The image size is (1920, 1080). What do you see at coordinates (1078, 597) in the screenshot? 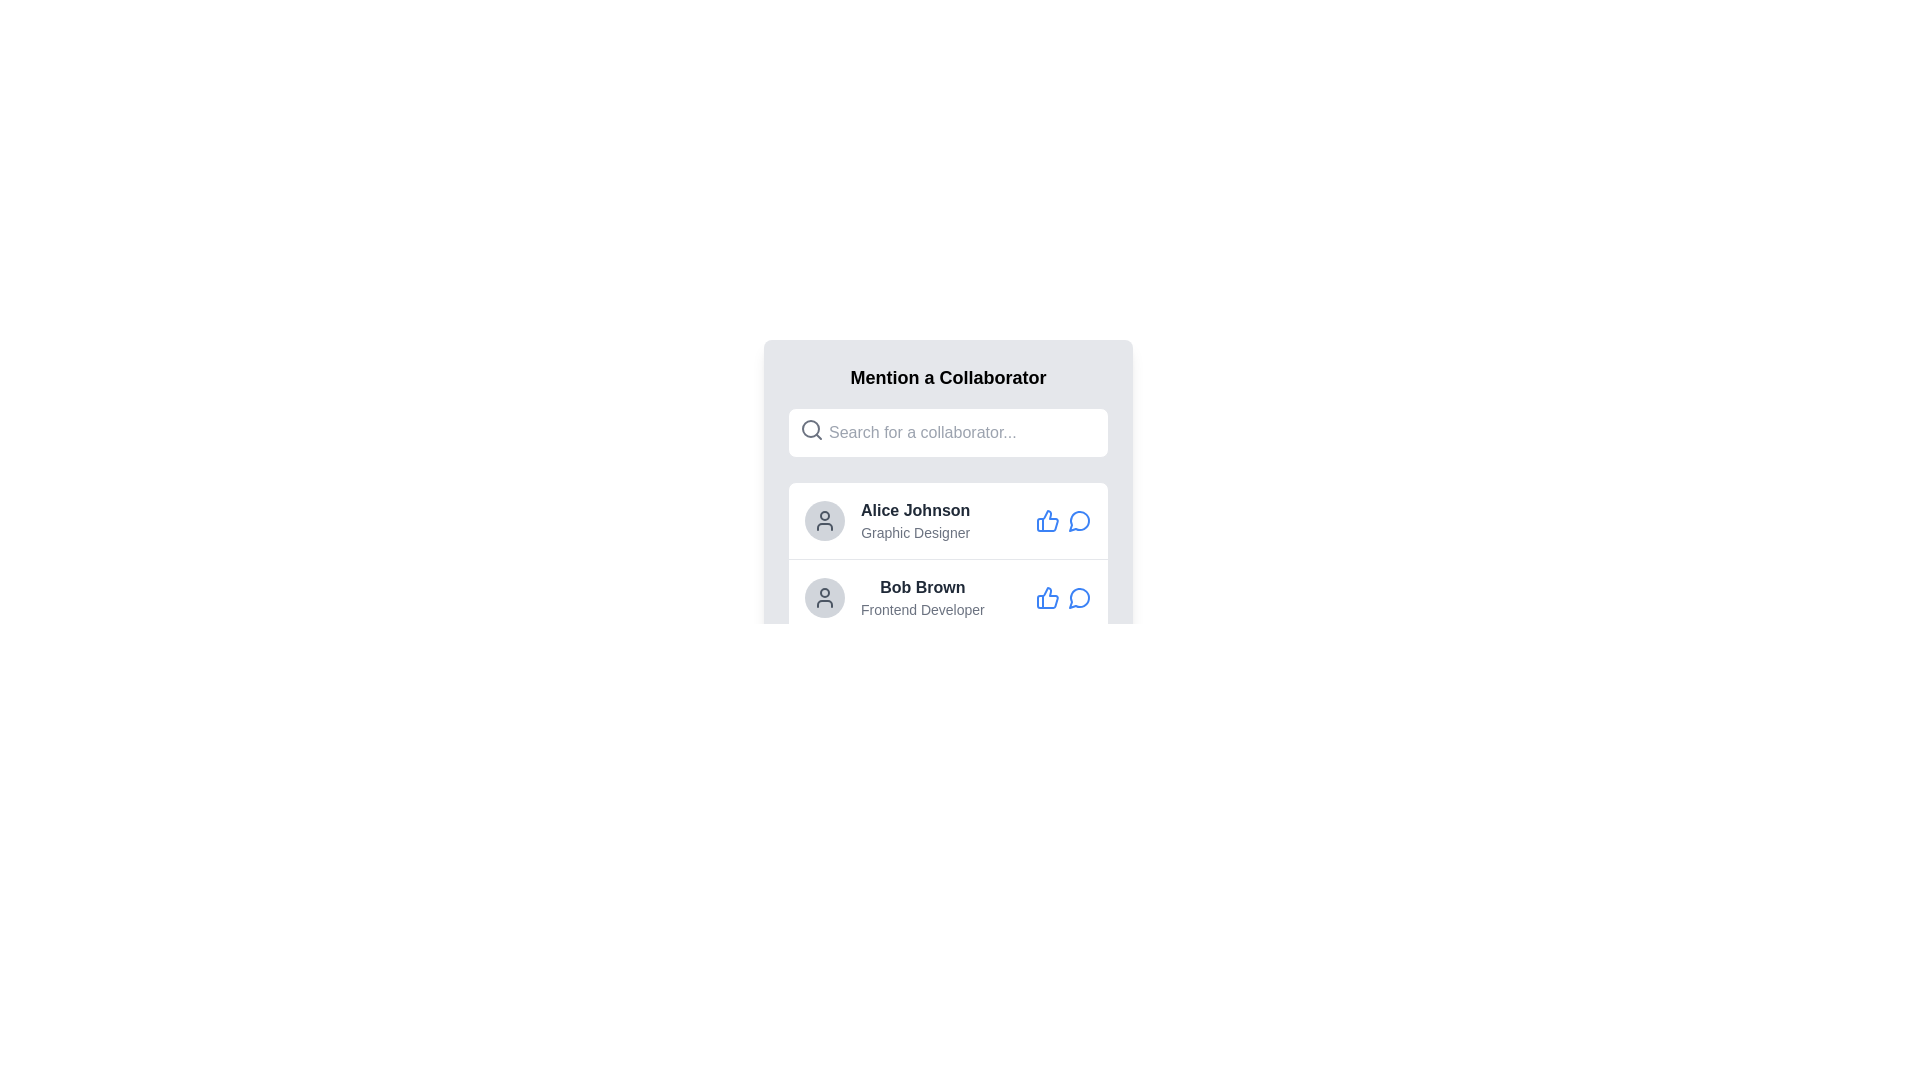
I see `the circular speech bubble icon located in the bottom-right area of the second collaborator entry` at bounding box center [1078, 597].